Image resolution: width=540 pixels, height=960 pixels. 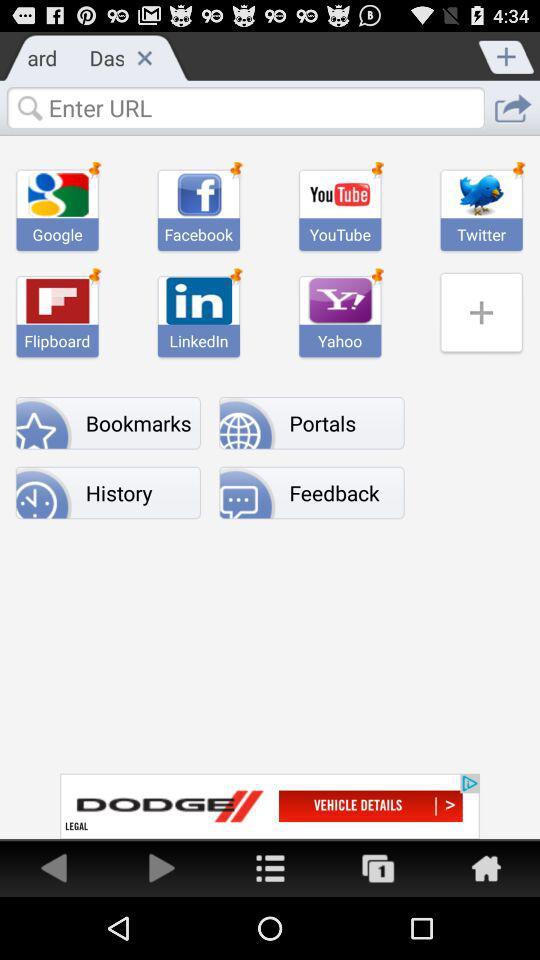 I want to click on the close icon, so click(x=143, y=61).